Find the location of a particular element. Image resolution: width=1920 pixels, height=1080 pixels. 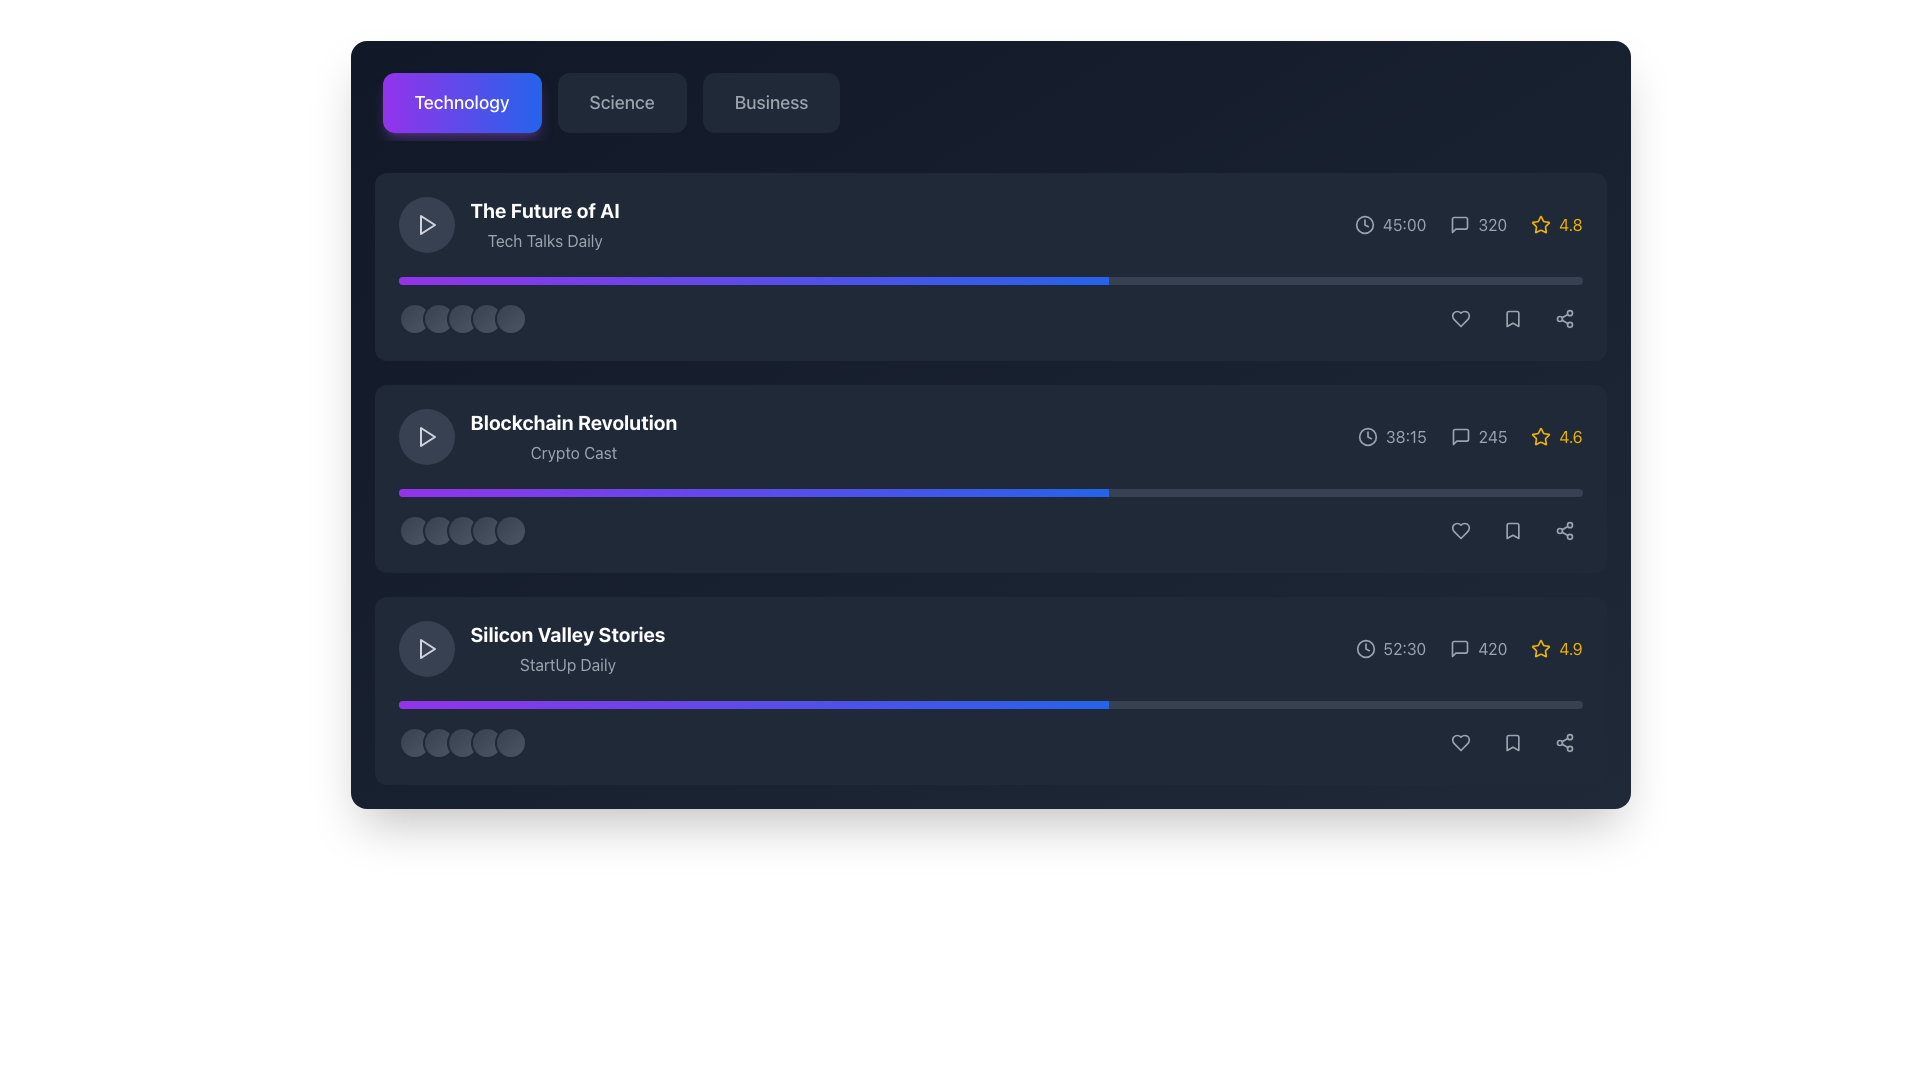

the comment icon located in the horizontal row of icons to the right of 'The Future of AI', which is the first icon in its row is located at coordinates (1460, 224).